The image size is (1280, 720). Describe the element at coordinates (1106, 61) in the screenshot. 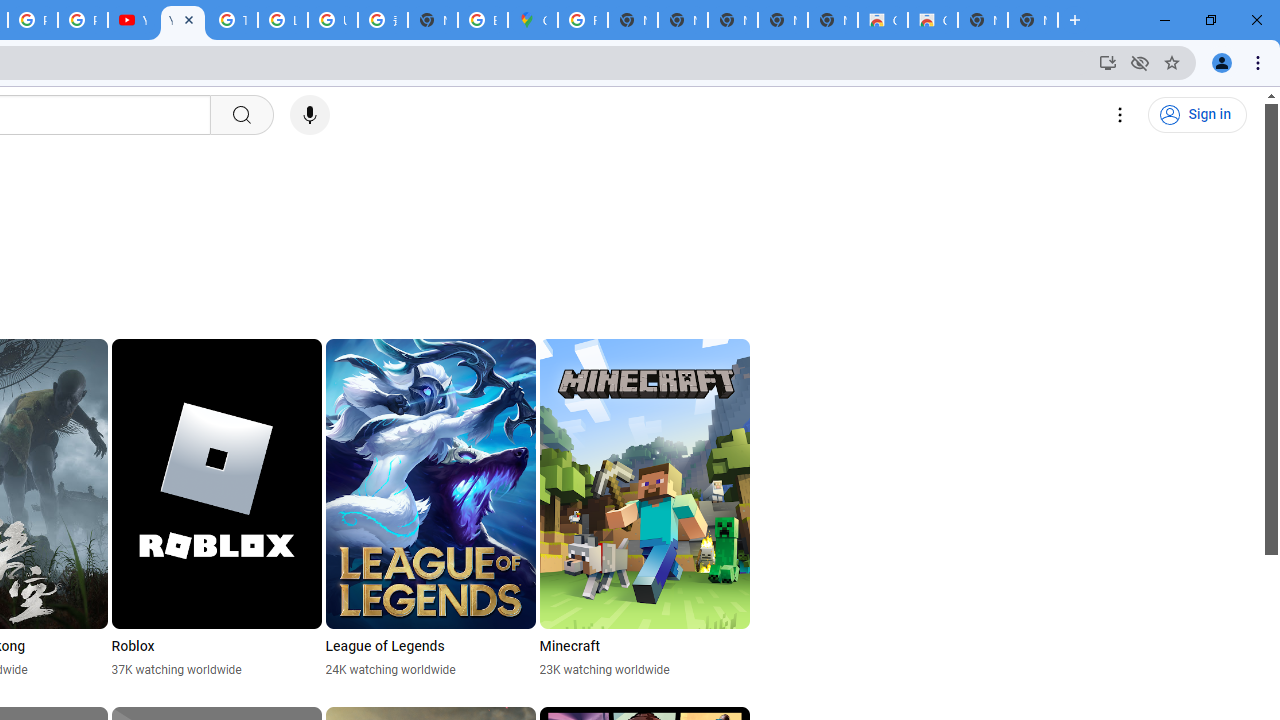

I see `'Install YouTube'` at that location.